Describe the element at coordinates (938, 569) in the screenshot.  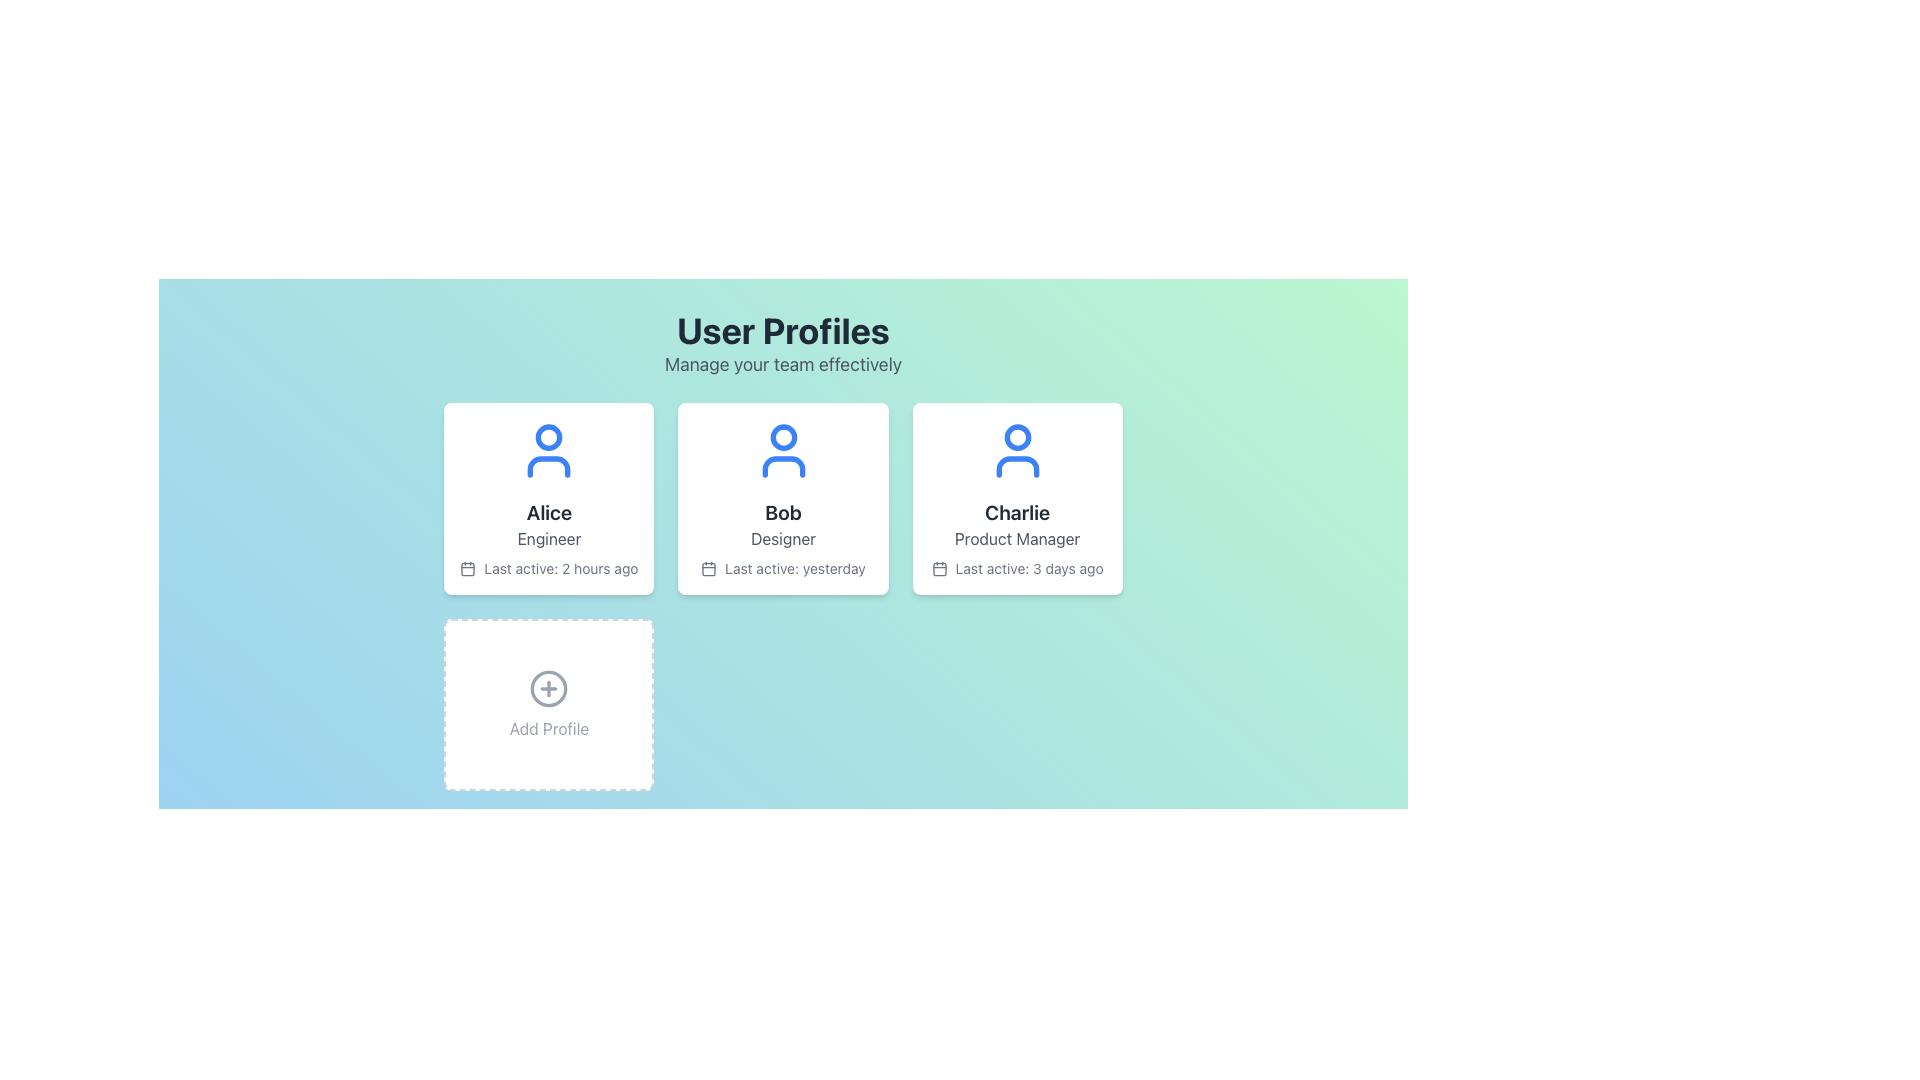
I see `the calendar icon located within Charlie's user profile card, which is positioned to the left of the 'Last active: 3 days ago' text` at that location.